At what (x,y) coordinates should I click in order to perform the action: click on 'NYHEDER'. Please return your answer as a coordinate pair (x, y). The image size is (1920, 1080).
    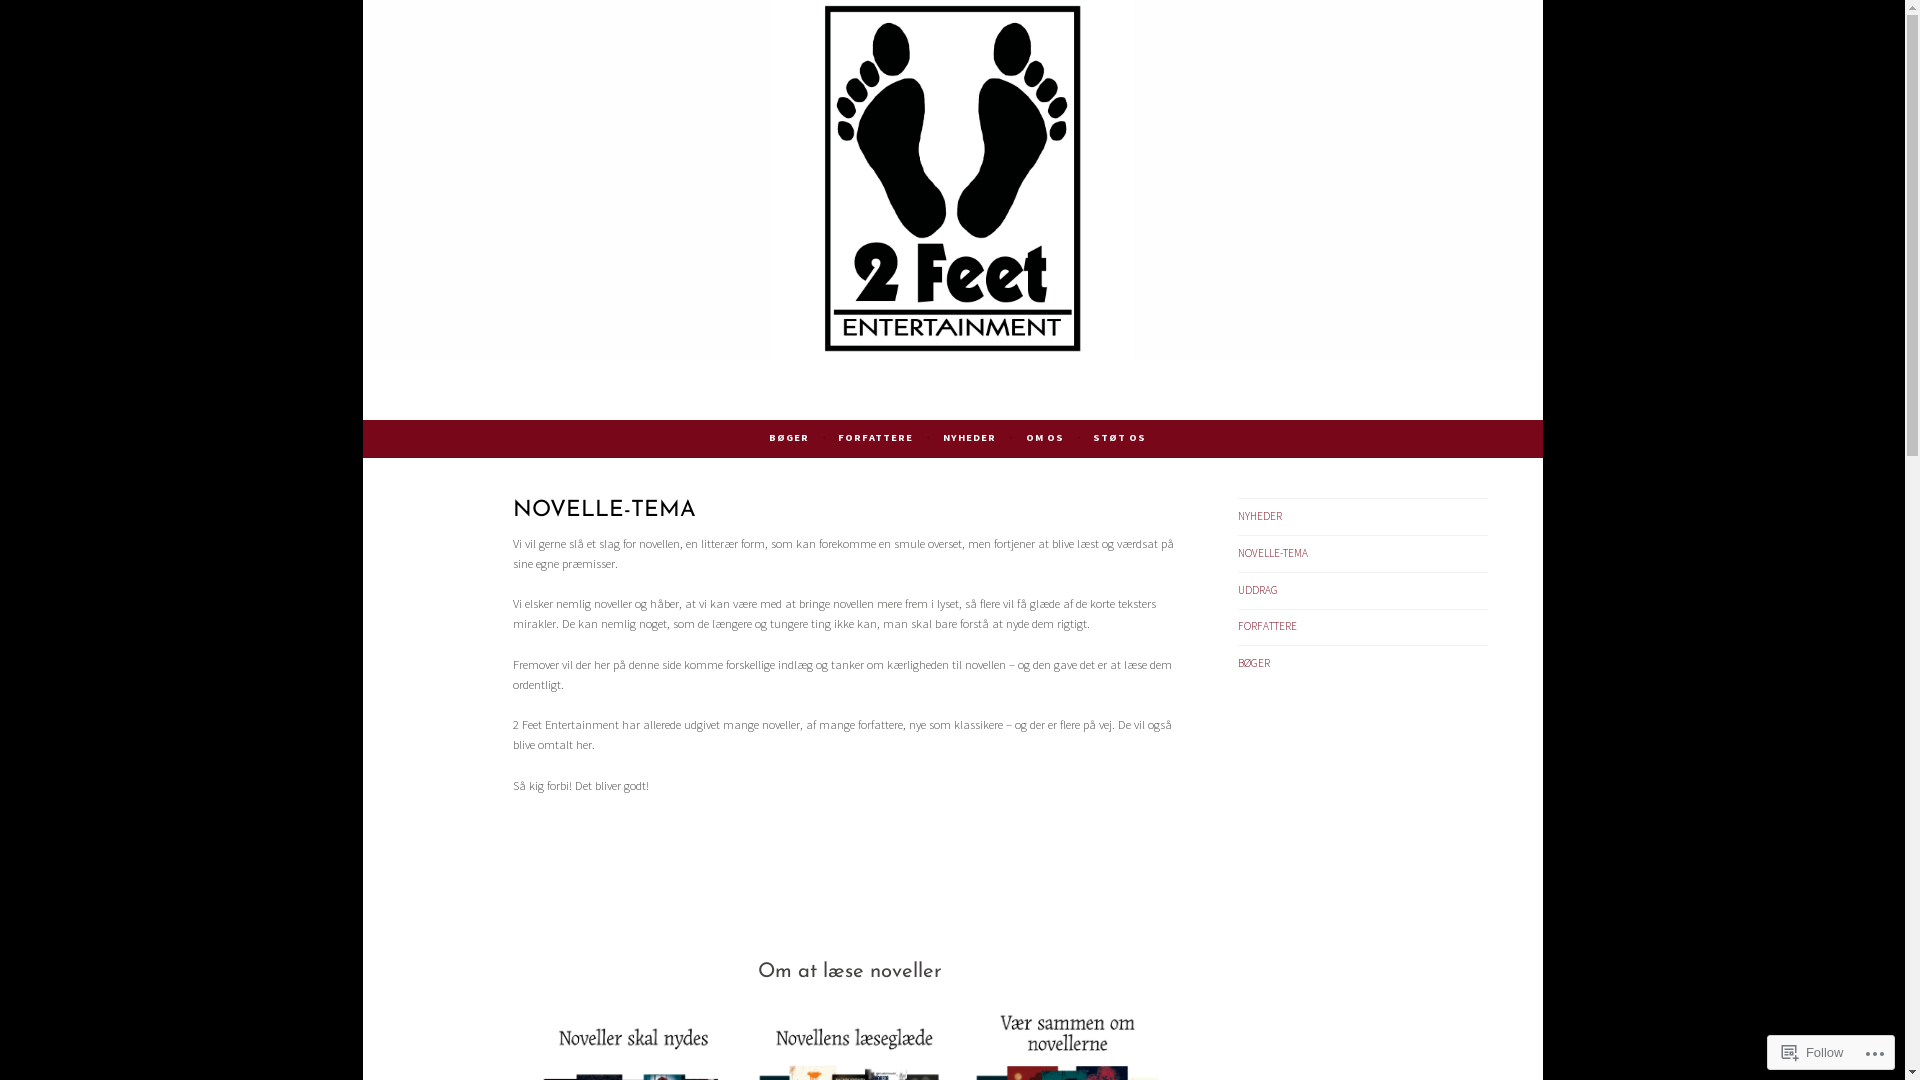
    Looking at the image, I should click on (969, 437).